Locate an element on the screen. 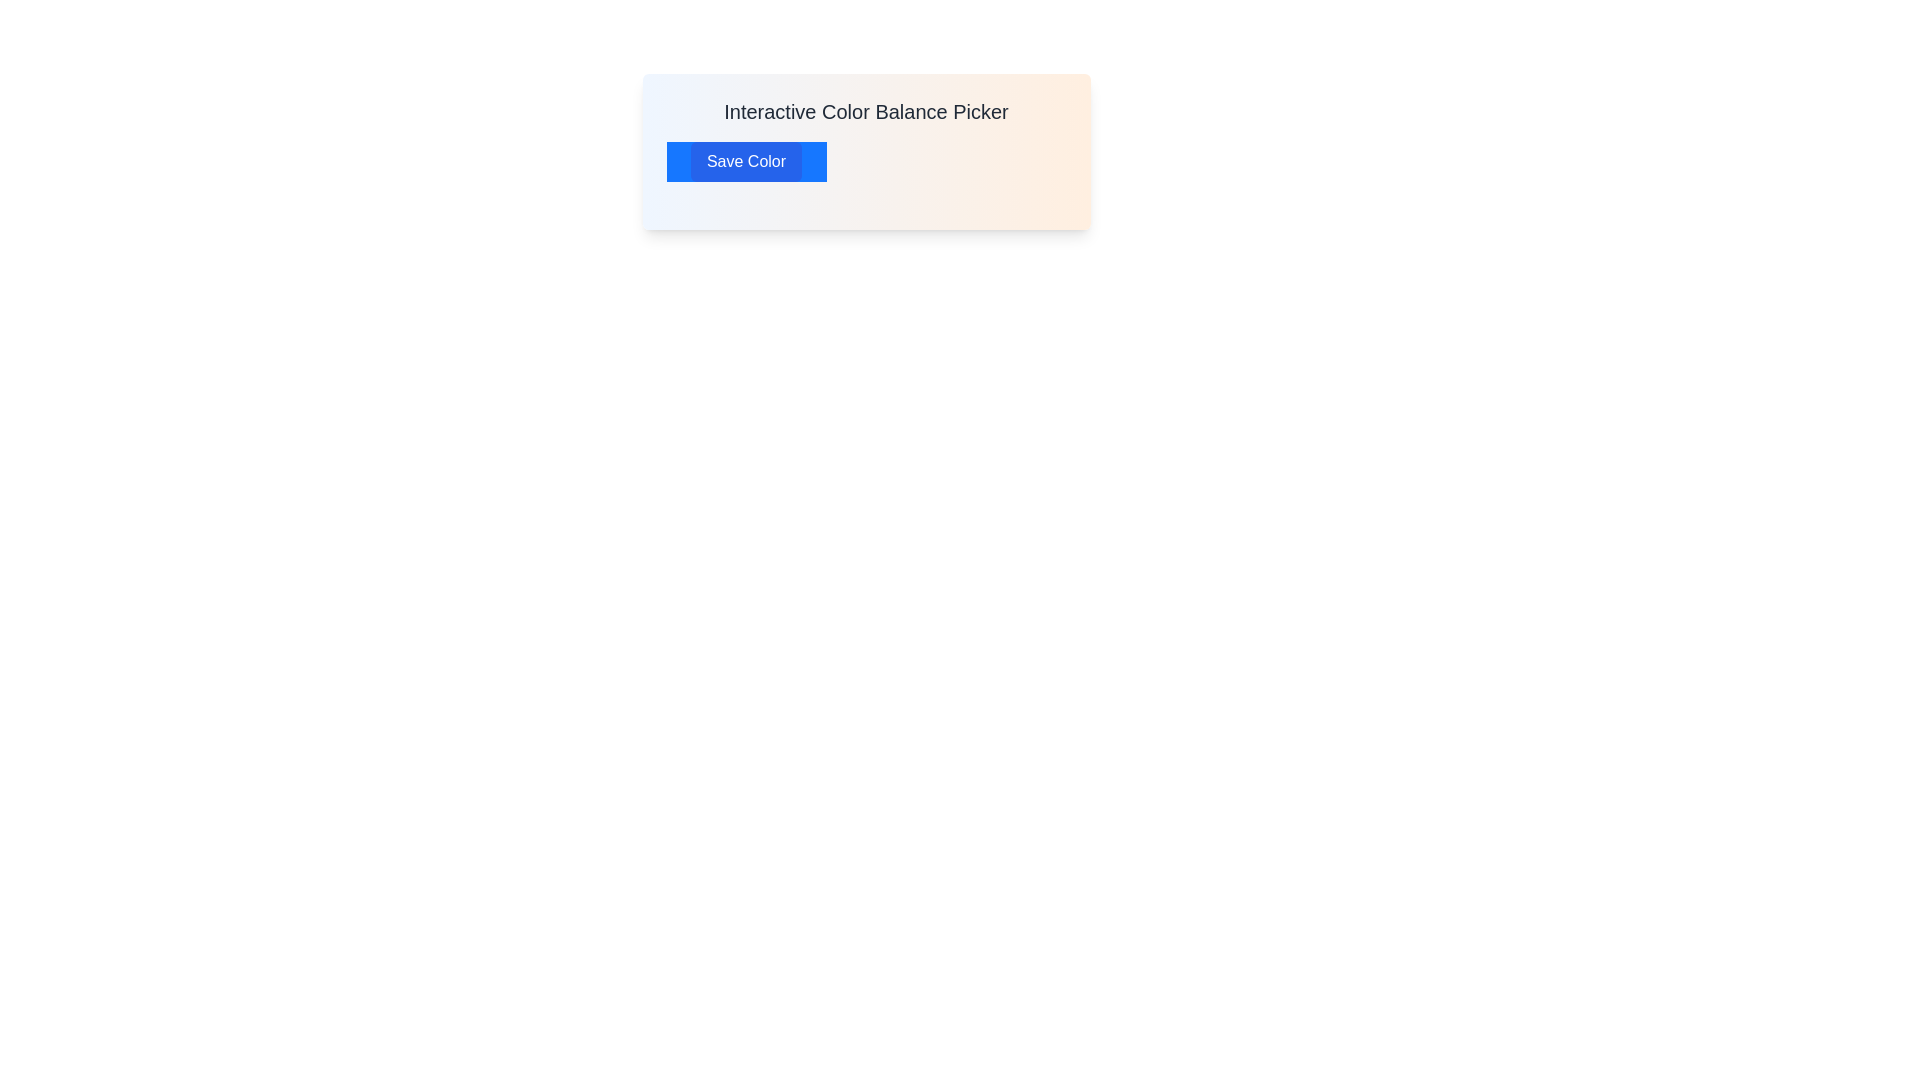 The width and height of the screenshot is (1920, 1080). the rectangular panel labeled 'Interactive Color Balance Picker' with a gradient background from its current position is located at coordinates (866, 150).